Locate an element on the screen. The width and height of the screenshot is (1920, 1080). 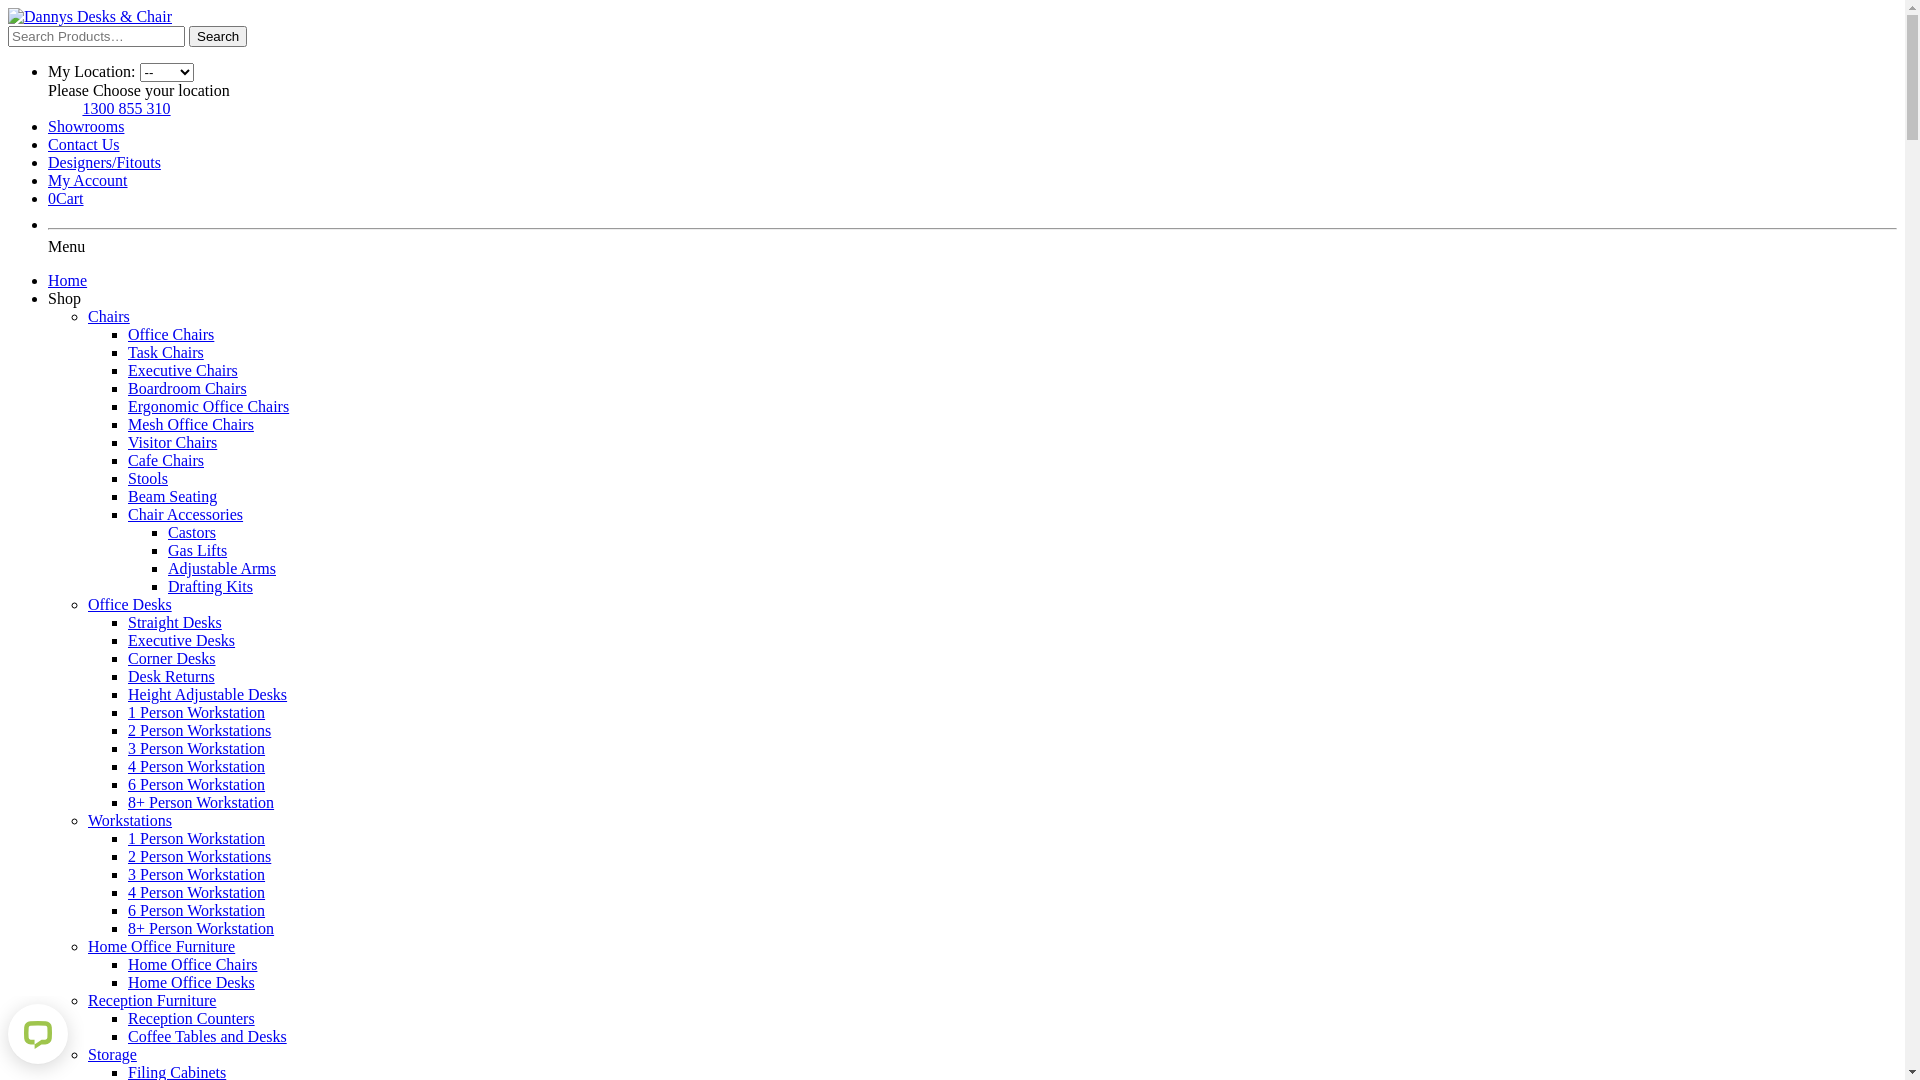
'Office Desks' is located at coordinates (128, 603).